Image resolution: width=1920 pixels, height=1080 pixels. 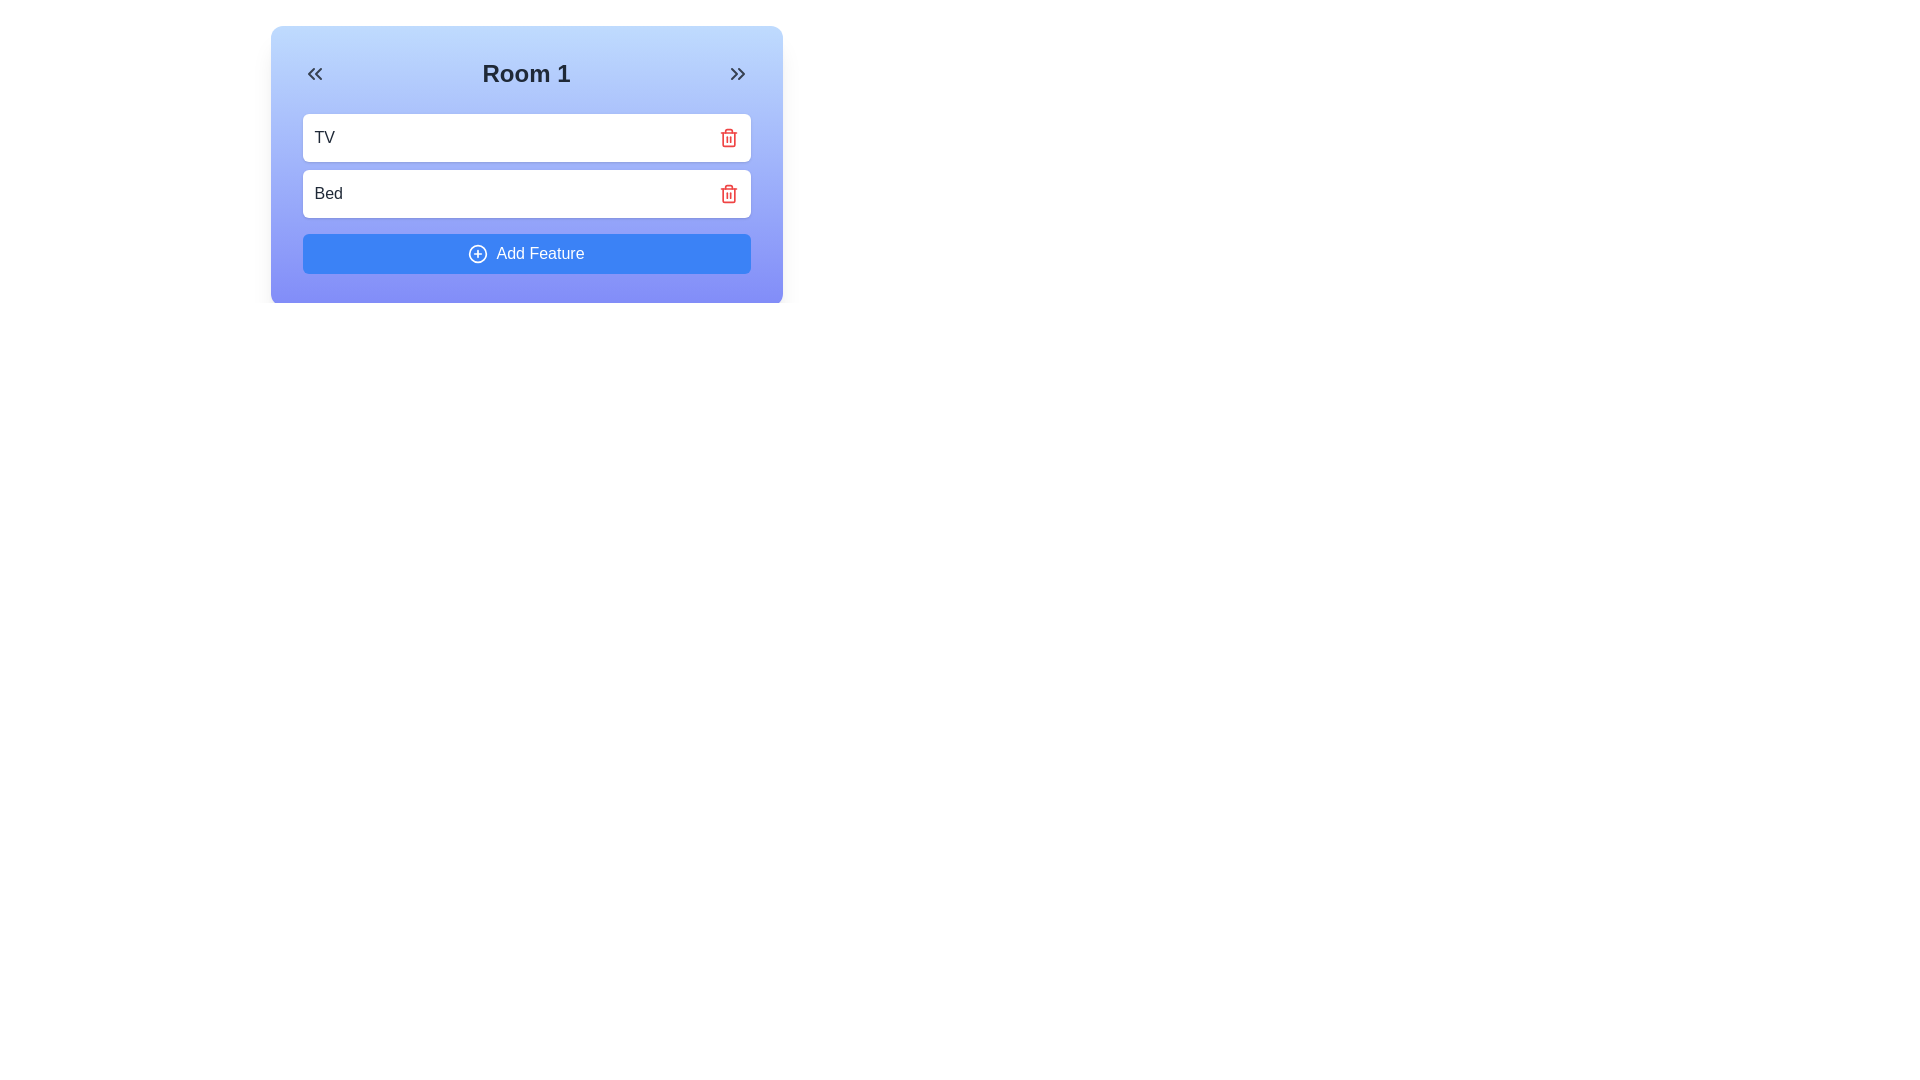 What do you see at coordinates (310, 72) in the screenshot?
I see `the left-pointing chevron icon located at the top-left corner of the 'Room 1' card, which is a minimalistic triangular shape pointing left` at bounding box center [310, 72].